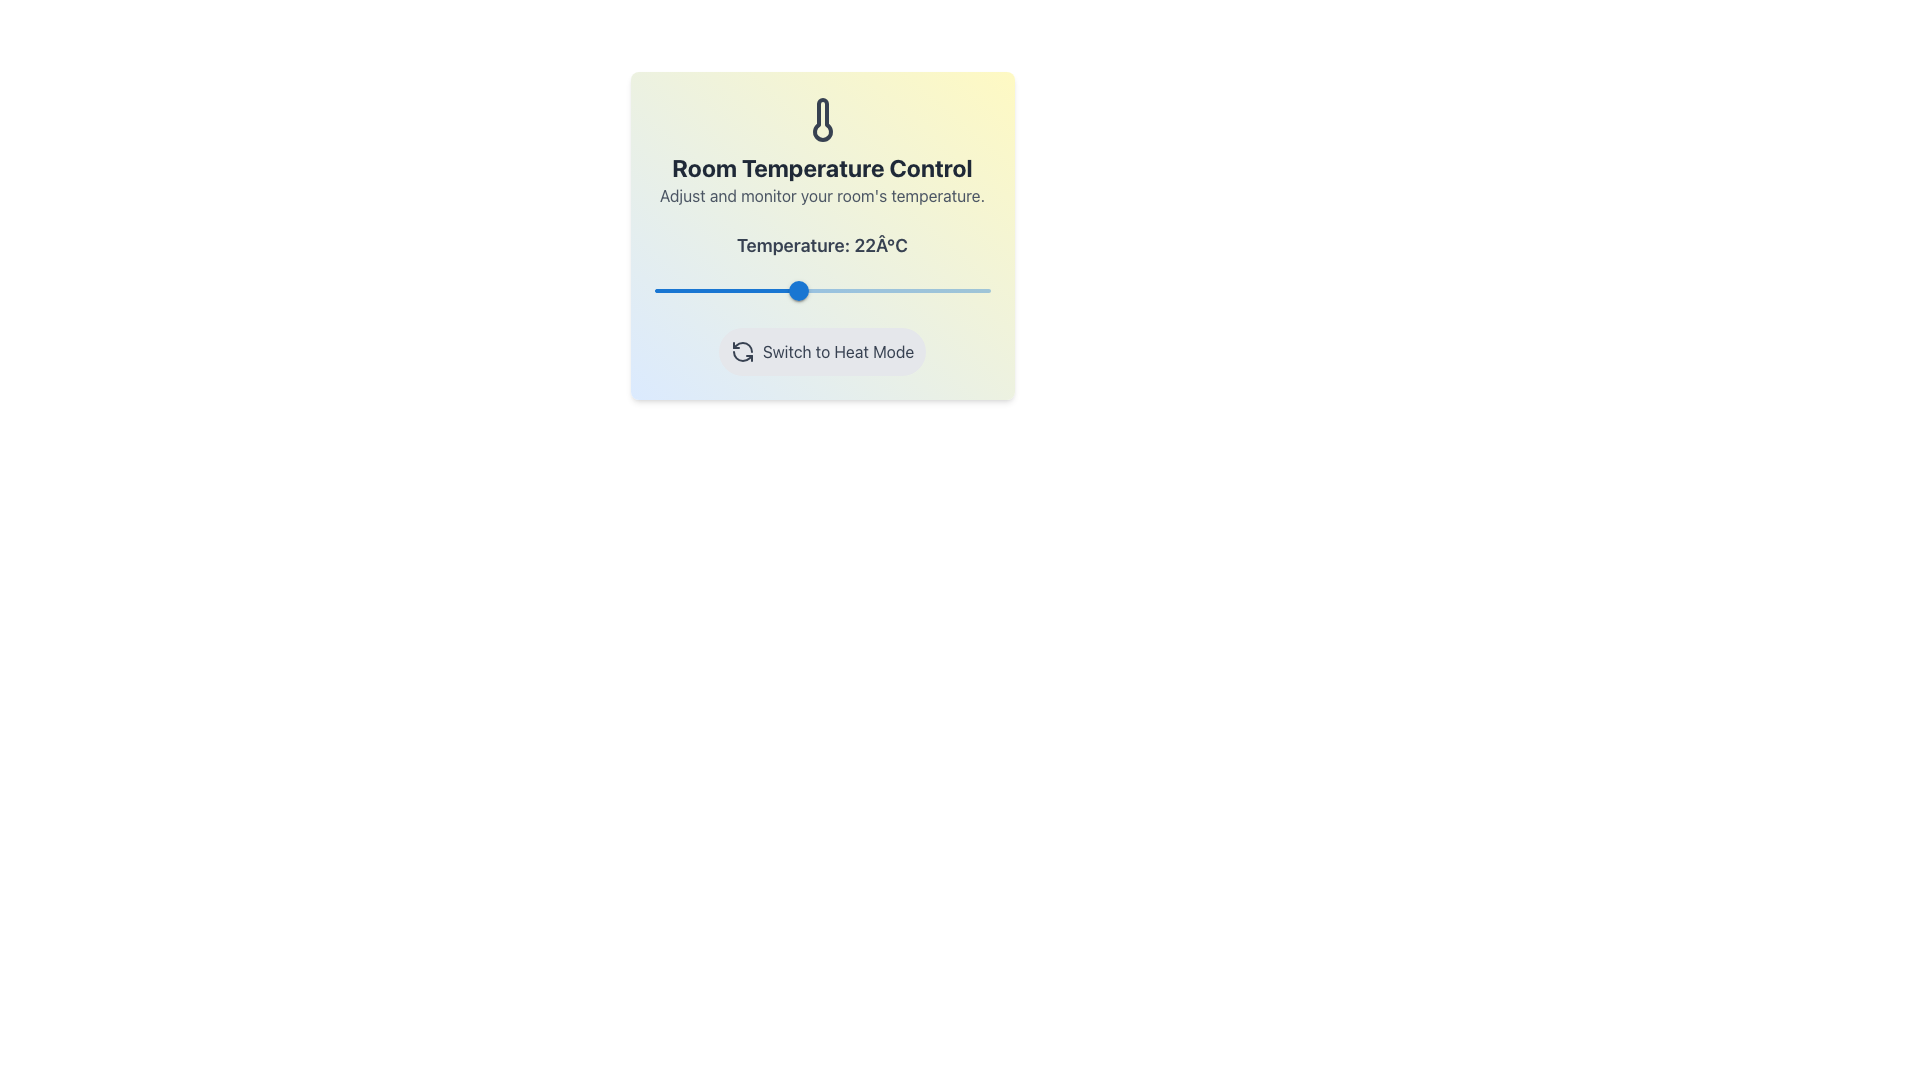  Describe the element at coordinates (754, 290) in the screenshot. I see `the temperature` at that location.